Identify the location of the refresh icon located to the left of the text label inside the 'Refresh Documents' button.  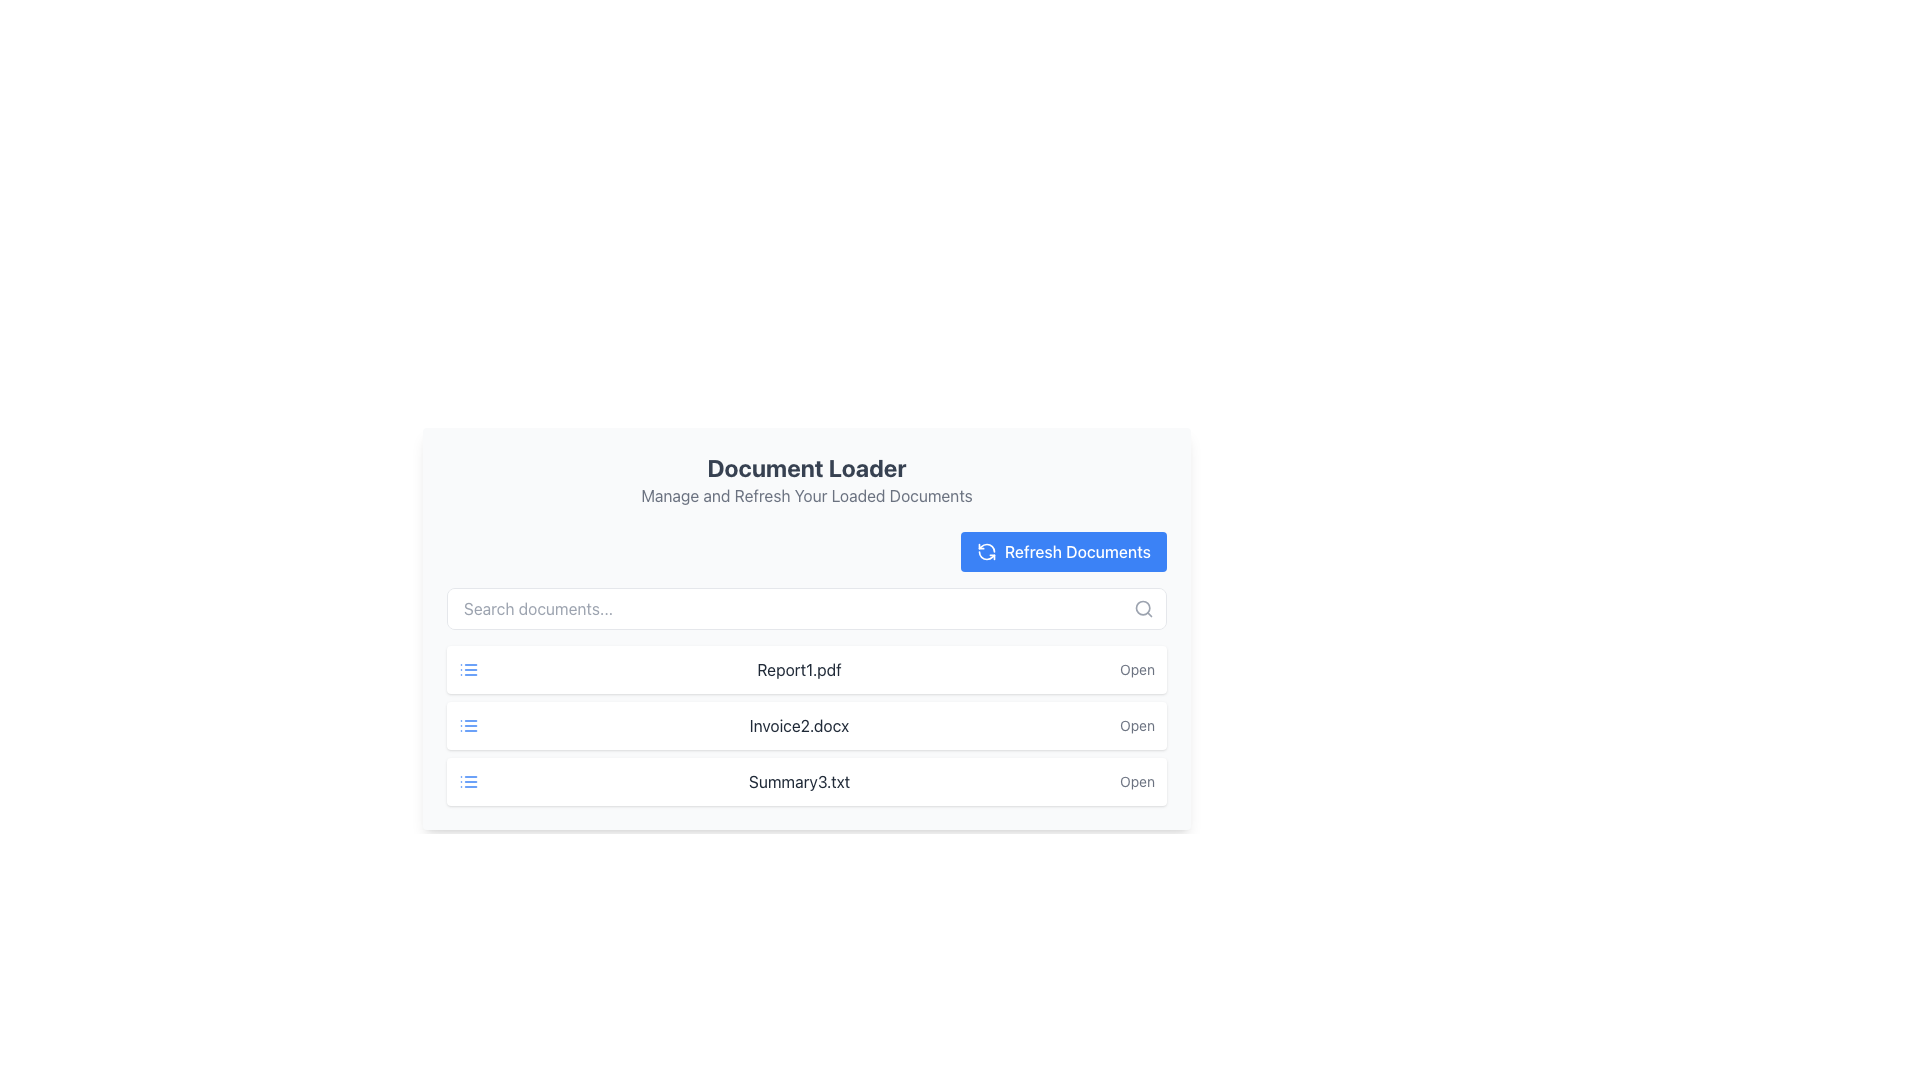
(986, 551).